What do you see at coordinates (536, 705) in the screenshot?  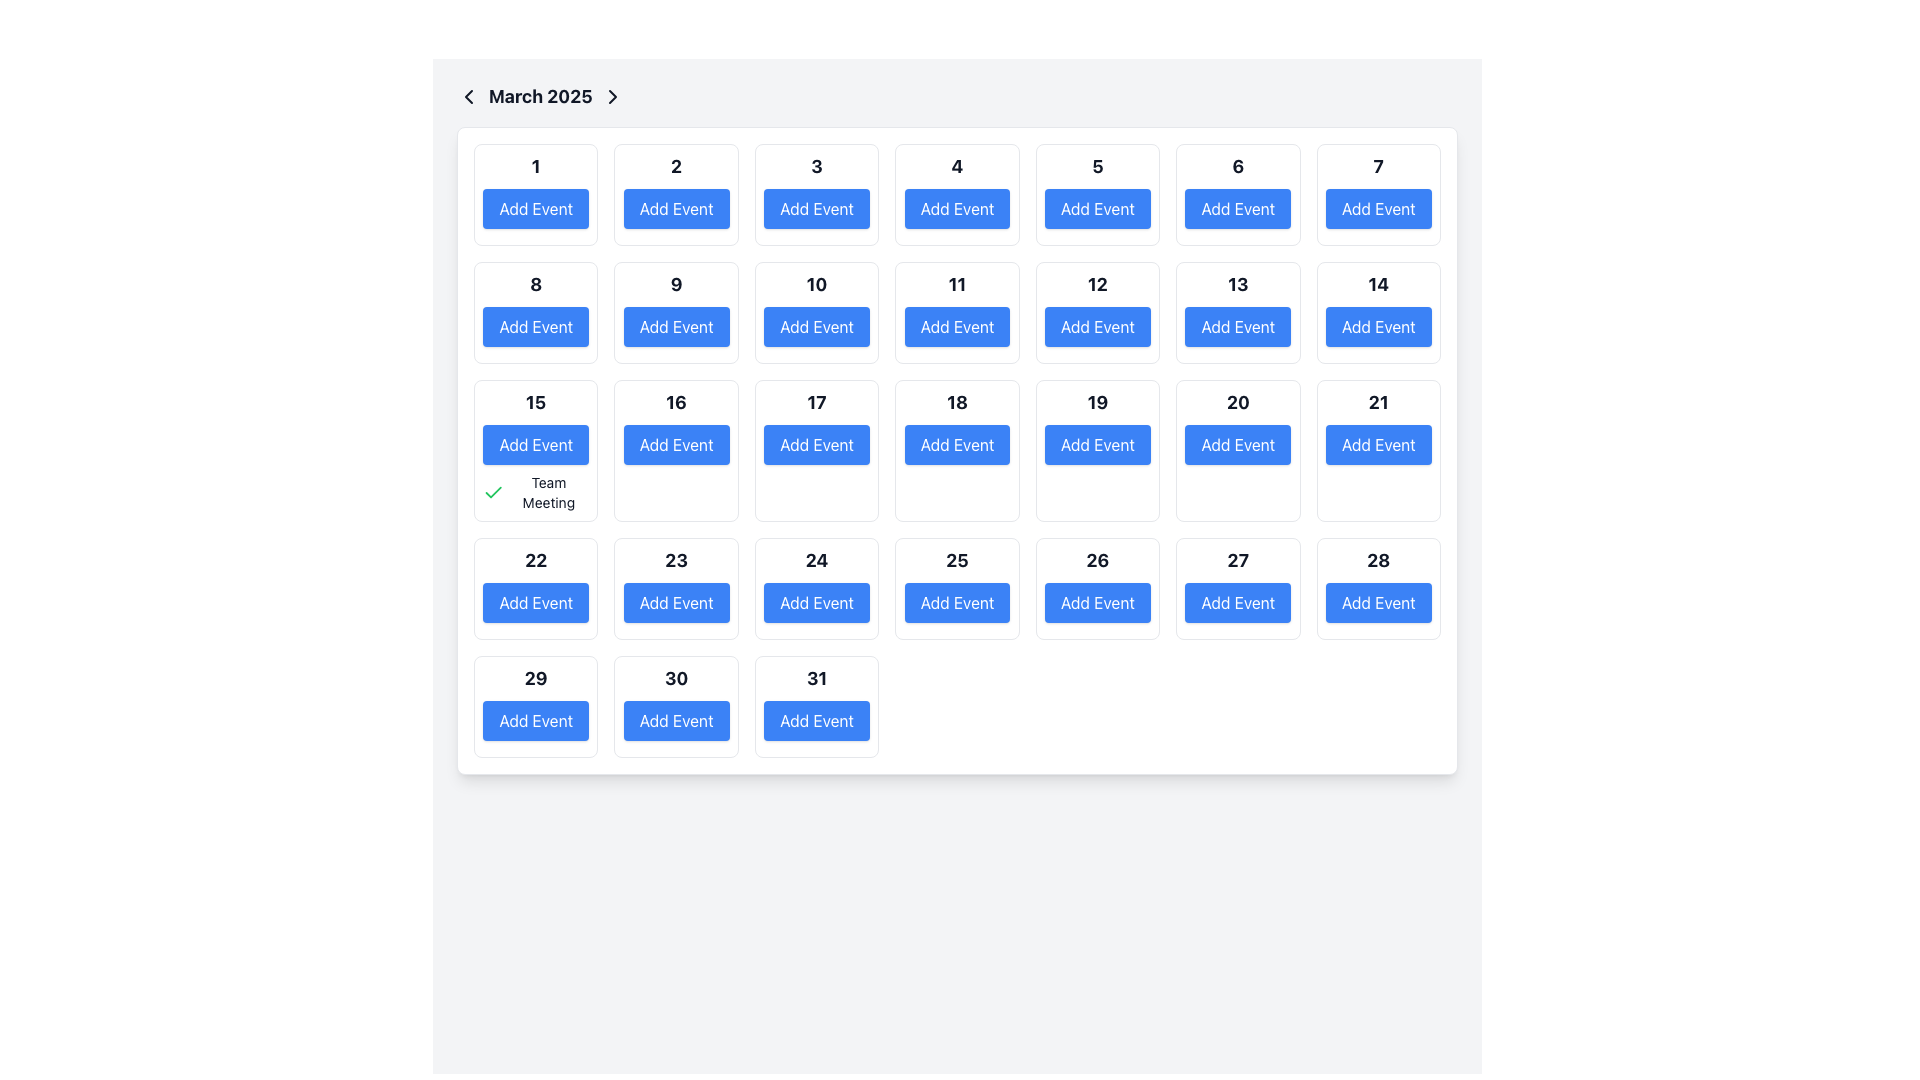 I see `the interactive calendar date slot representing the 29th day of the month` at bounding box center [536, 705].